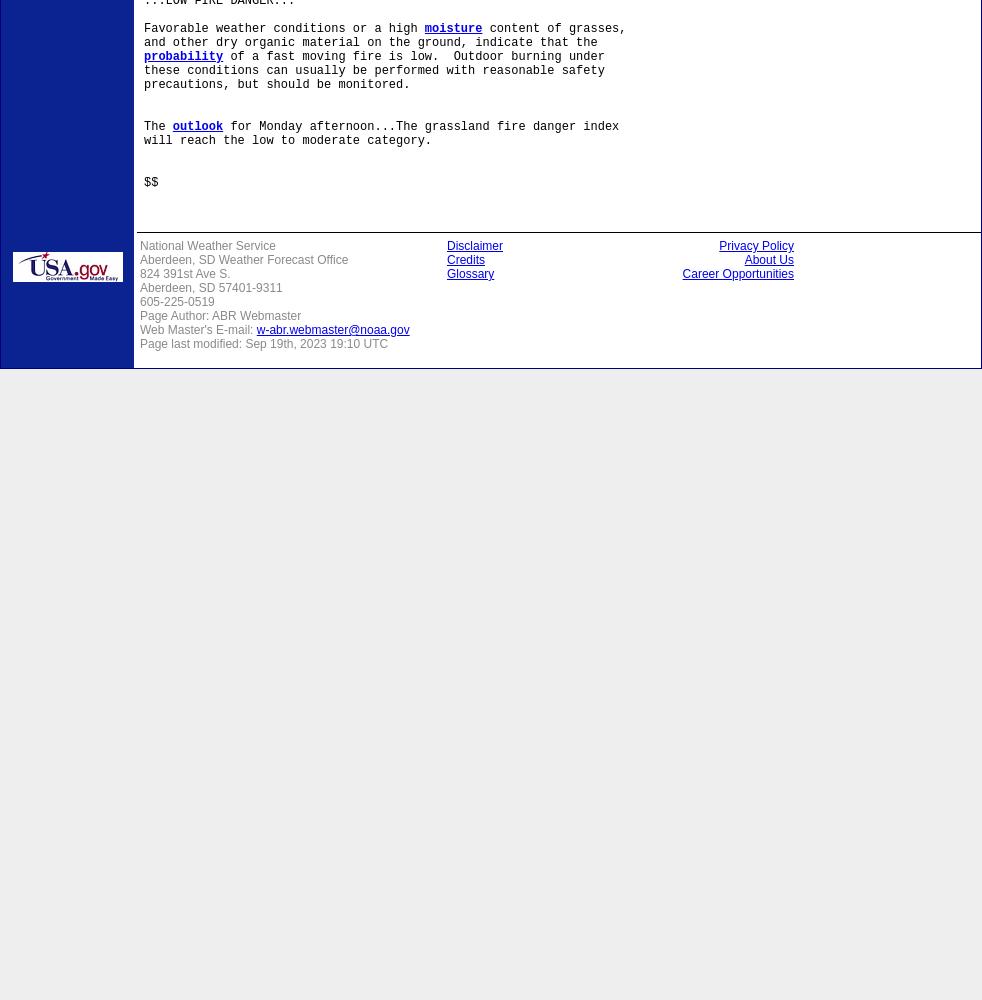 This screenshot has height=1000, width=982. I want to click on 'w-abr.webmaster@noaa.gov', so click(256, 329).